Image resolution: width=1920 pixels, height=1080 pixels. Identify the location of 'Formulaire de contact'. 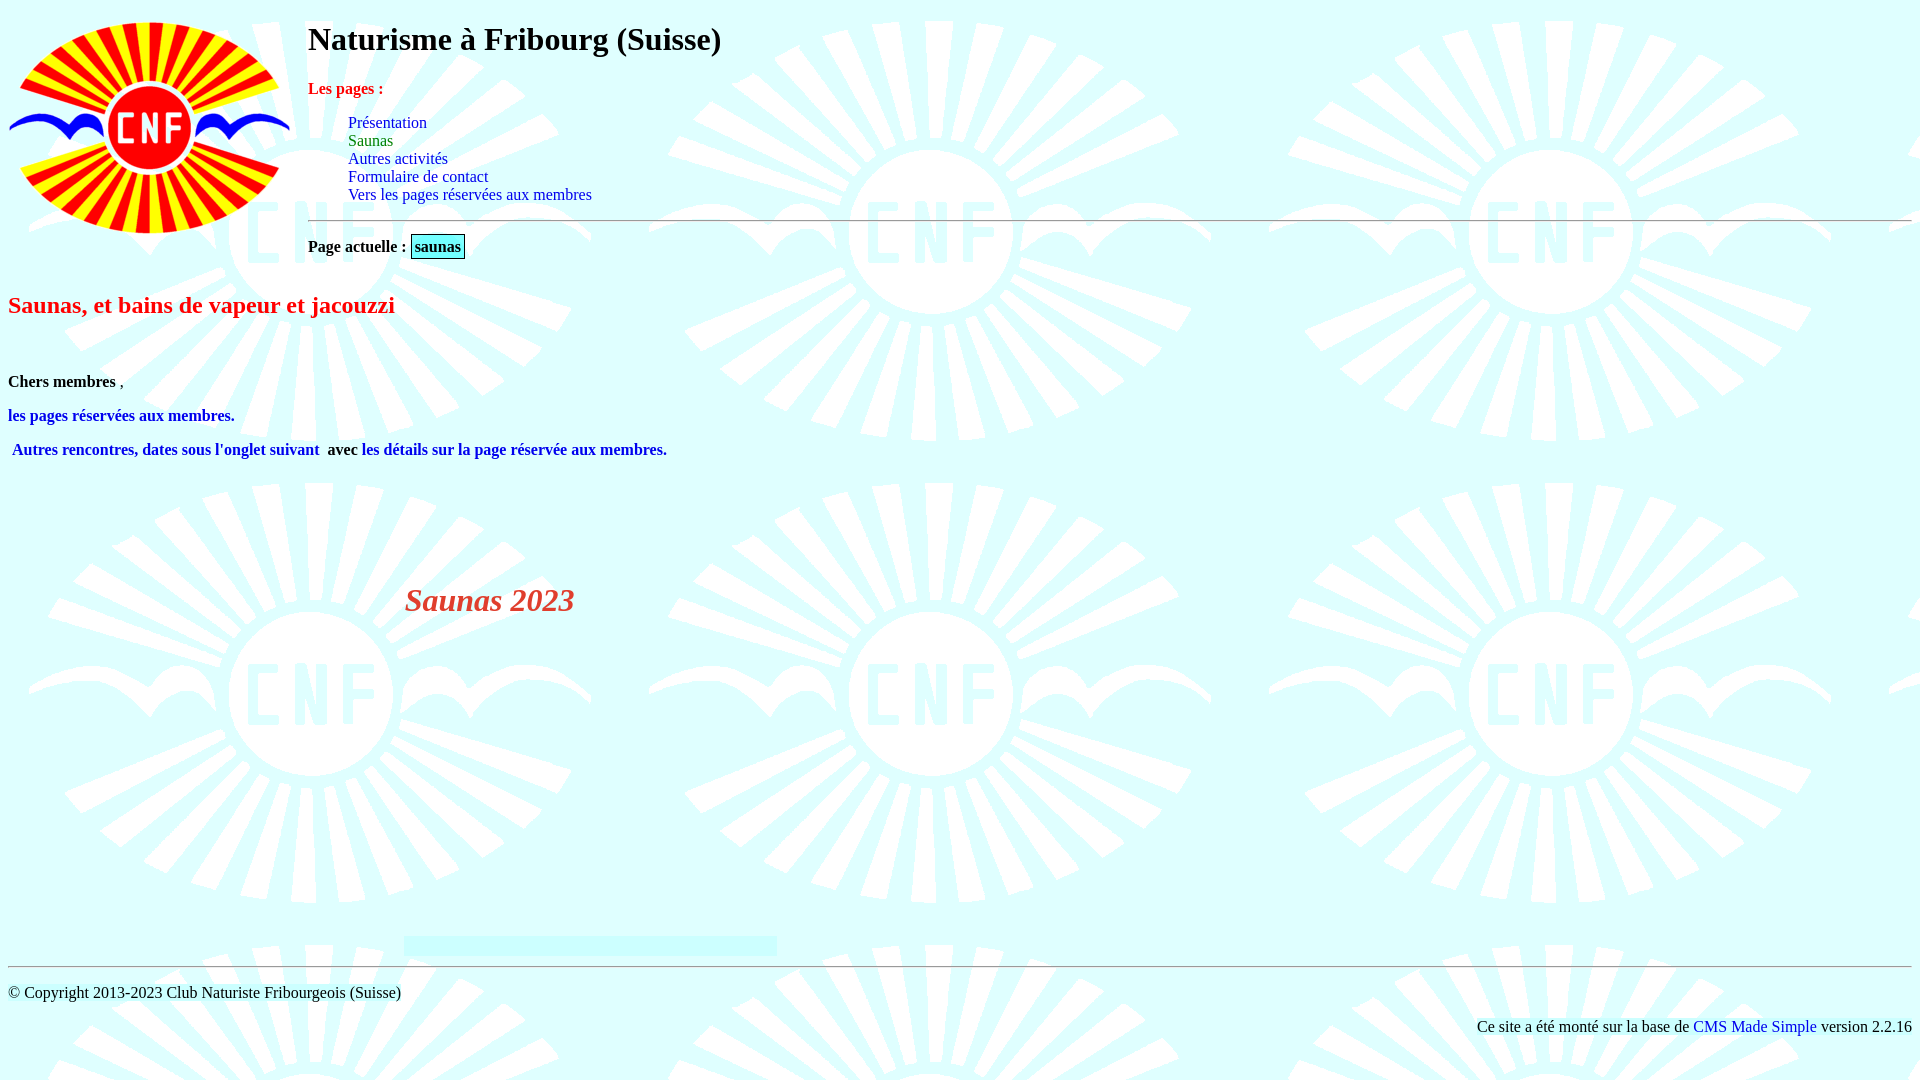
(416, 175).